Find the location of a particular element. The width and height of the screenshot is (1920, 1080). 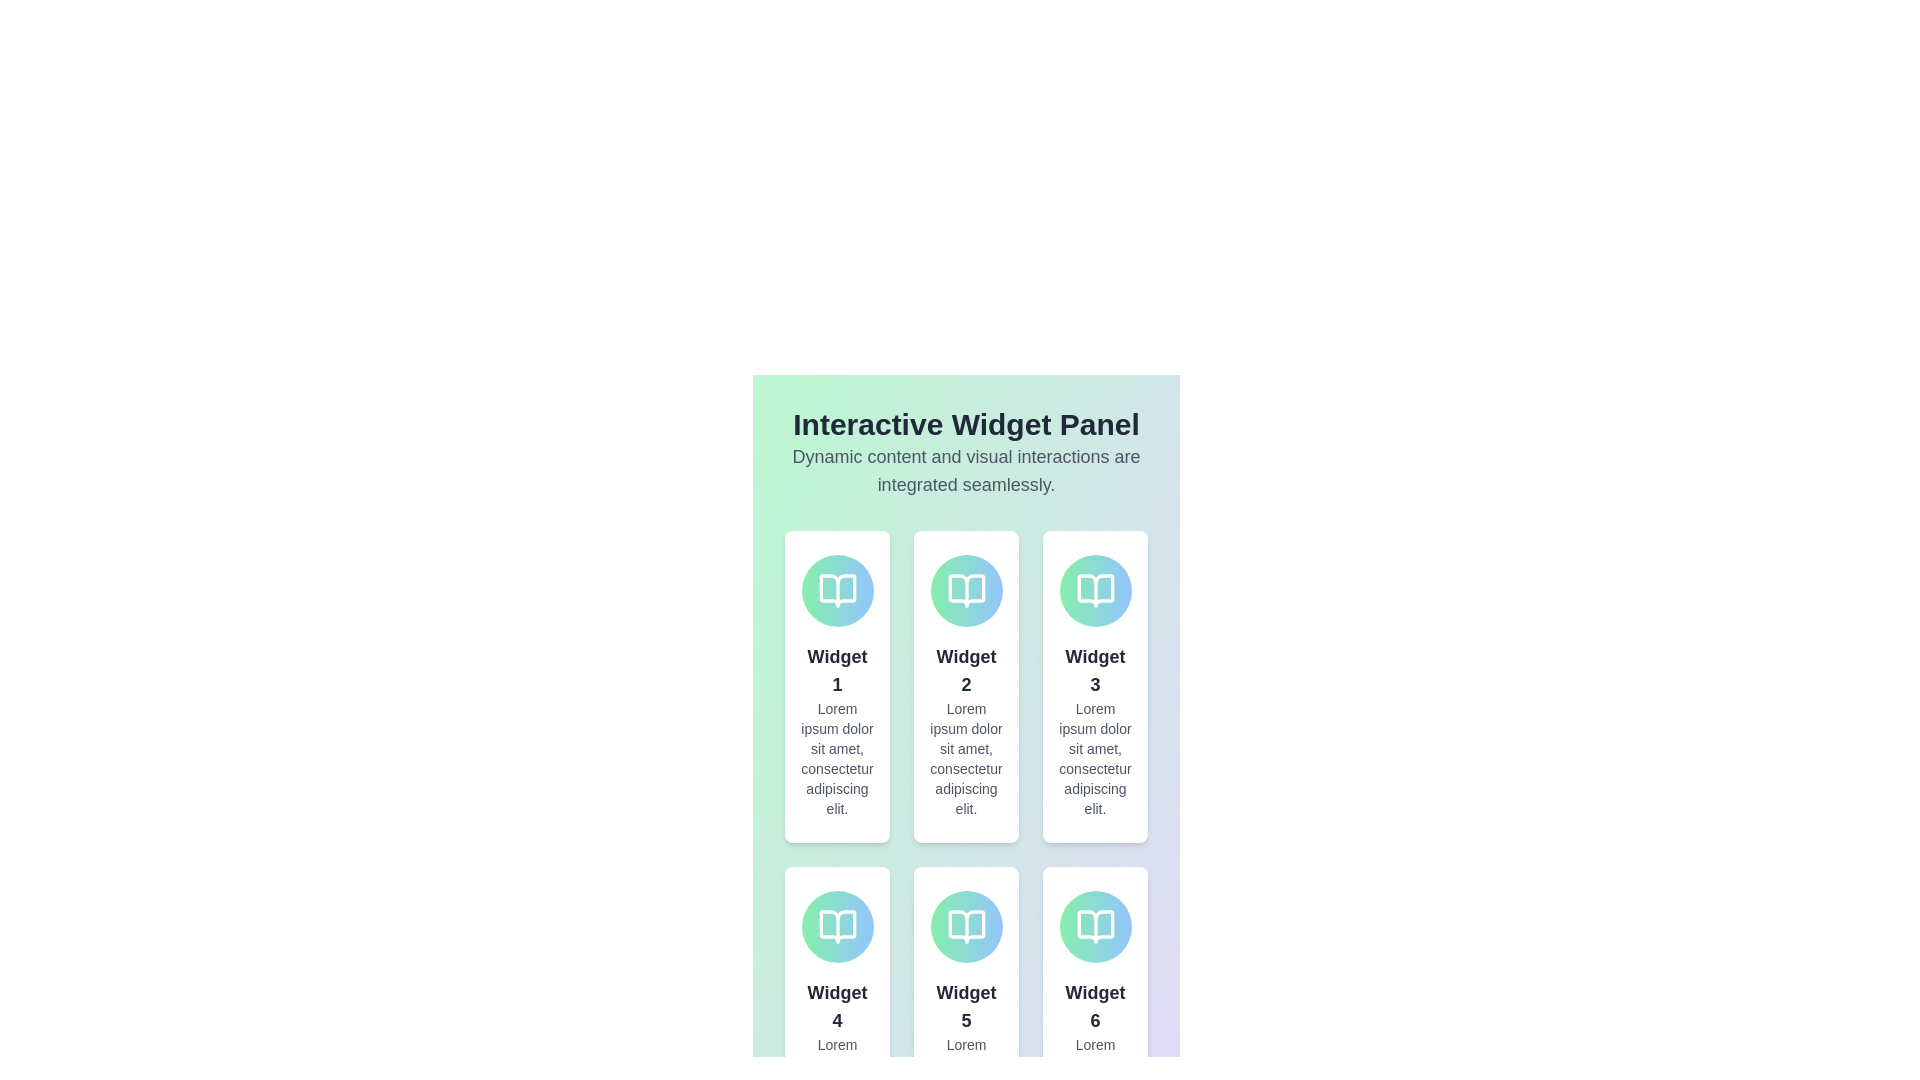

text label displaying 'Widget 3' located in the third card of the top row in a grid layout is located at coordinates (1094, 671).